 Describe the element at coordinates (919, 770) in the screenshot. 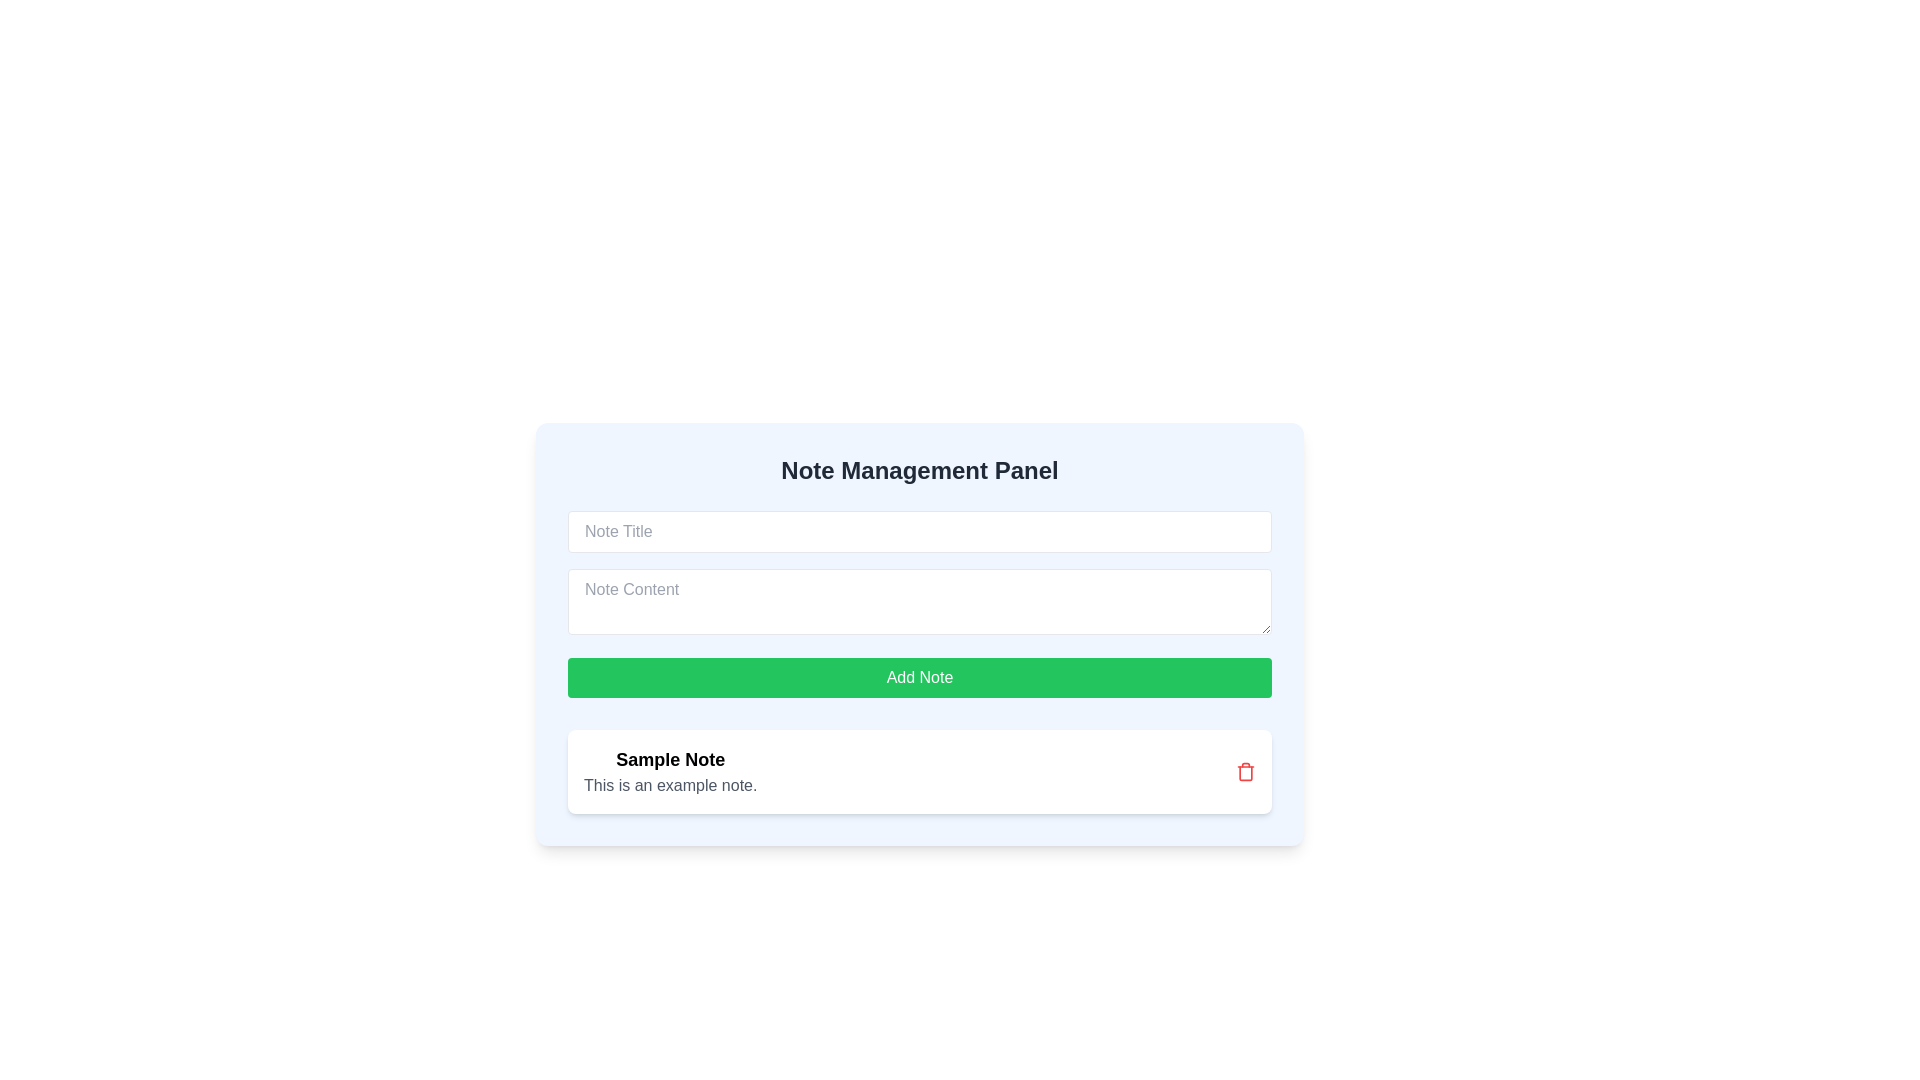

I see `the note item element, which displays the title and description along with a delete button` at that location.